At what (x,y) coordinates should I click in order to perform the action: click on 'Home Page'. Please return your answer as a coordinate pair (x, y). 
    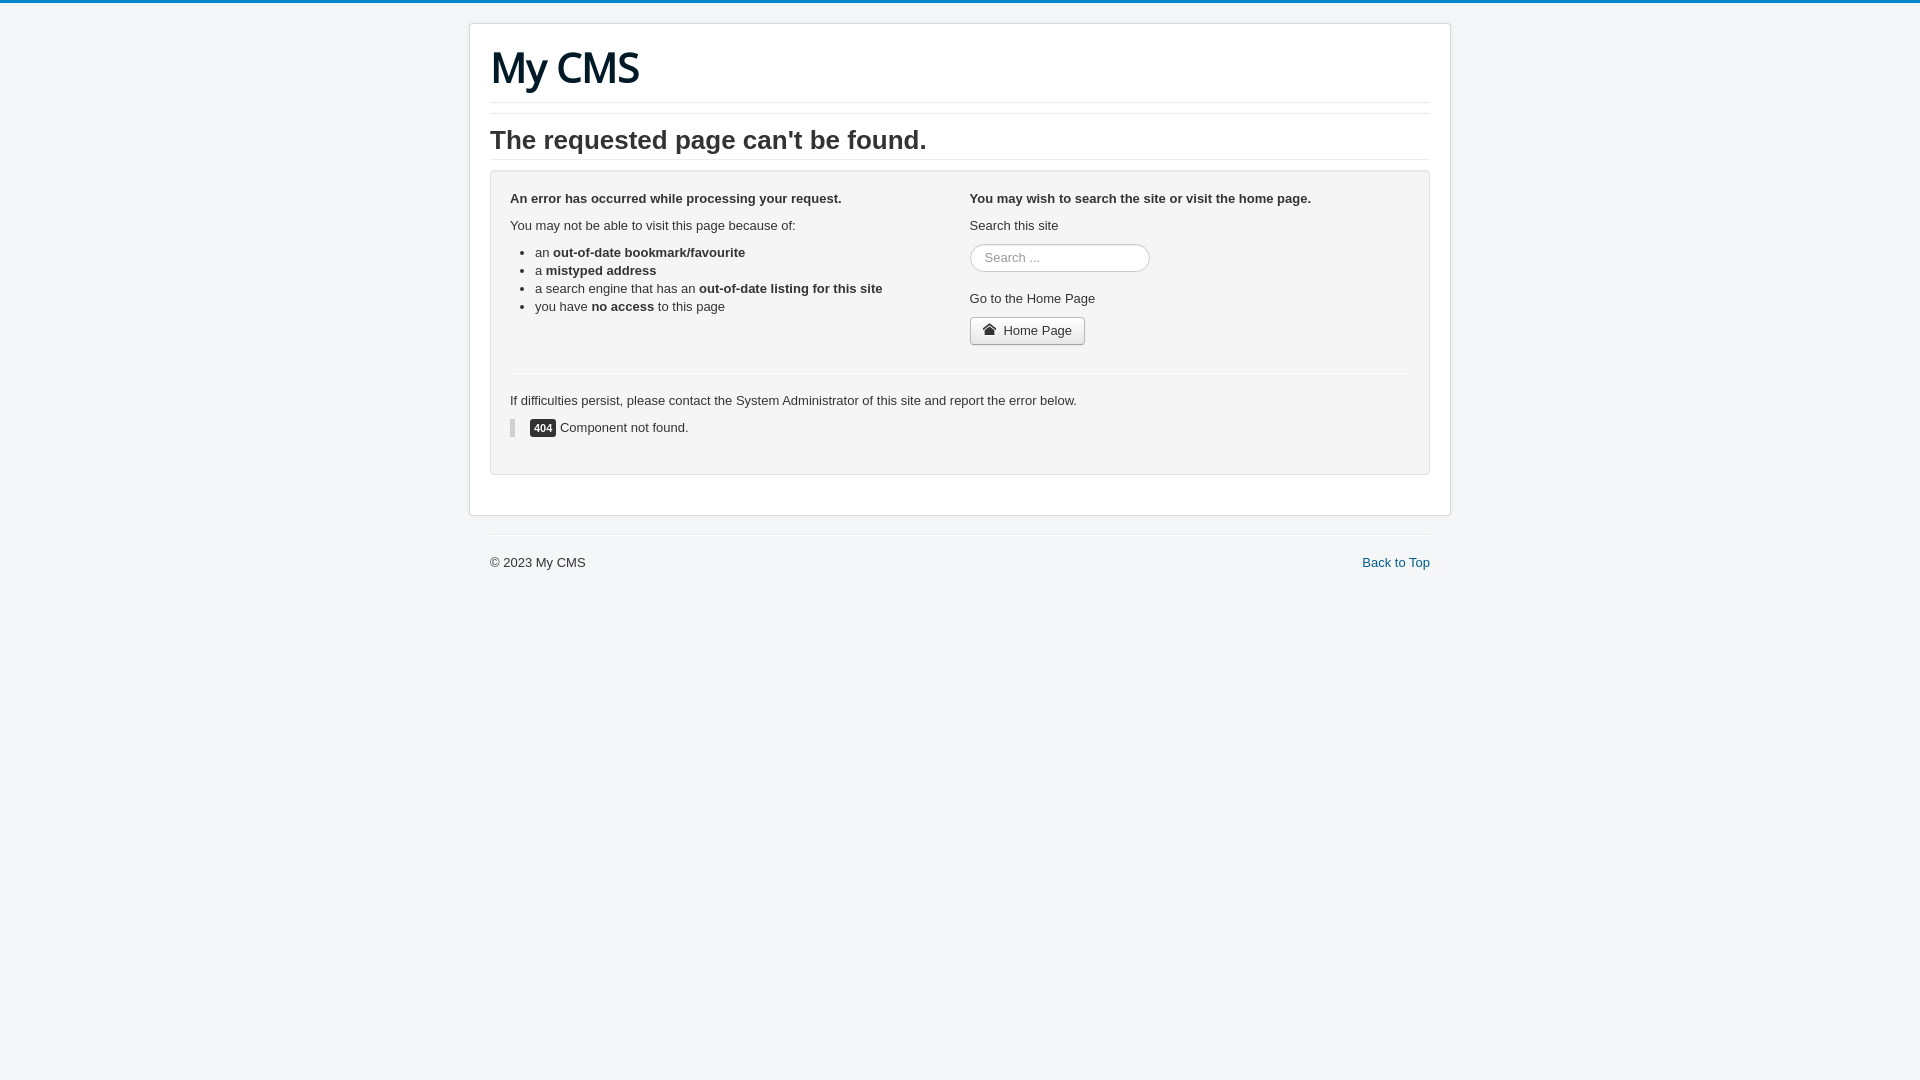
    Looking at the image, I should click on (1027, 330).